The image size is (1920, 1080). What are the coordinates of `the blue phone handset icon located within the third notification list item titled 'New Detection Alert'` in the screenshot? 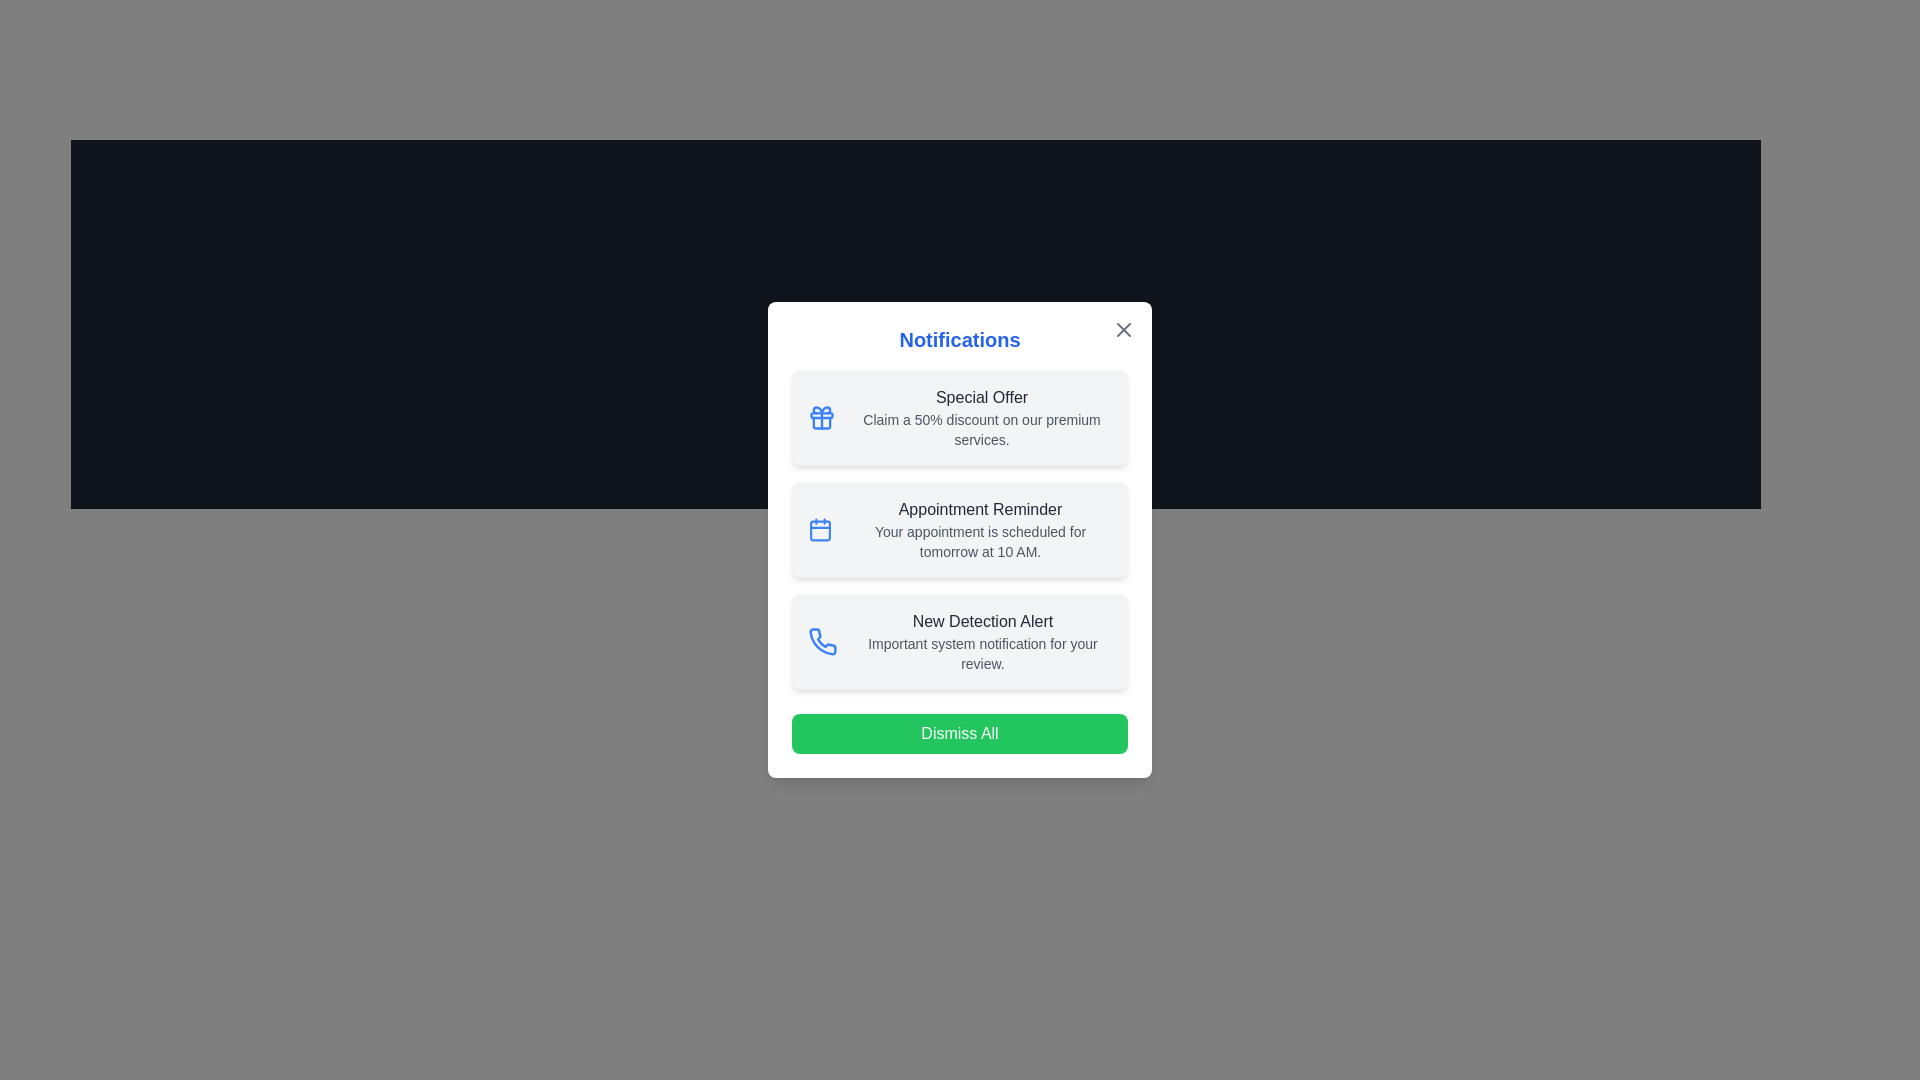 It's located at (822, 641).